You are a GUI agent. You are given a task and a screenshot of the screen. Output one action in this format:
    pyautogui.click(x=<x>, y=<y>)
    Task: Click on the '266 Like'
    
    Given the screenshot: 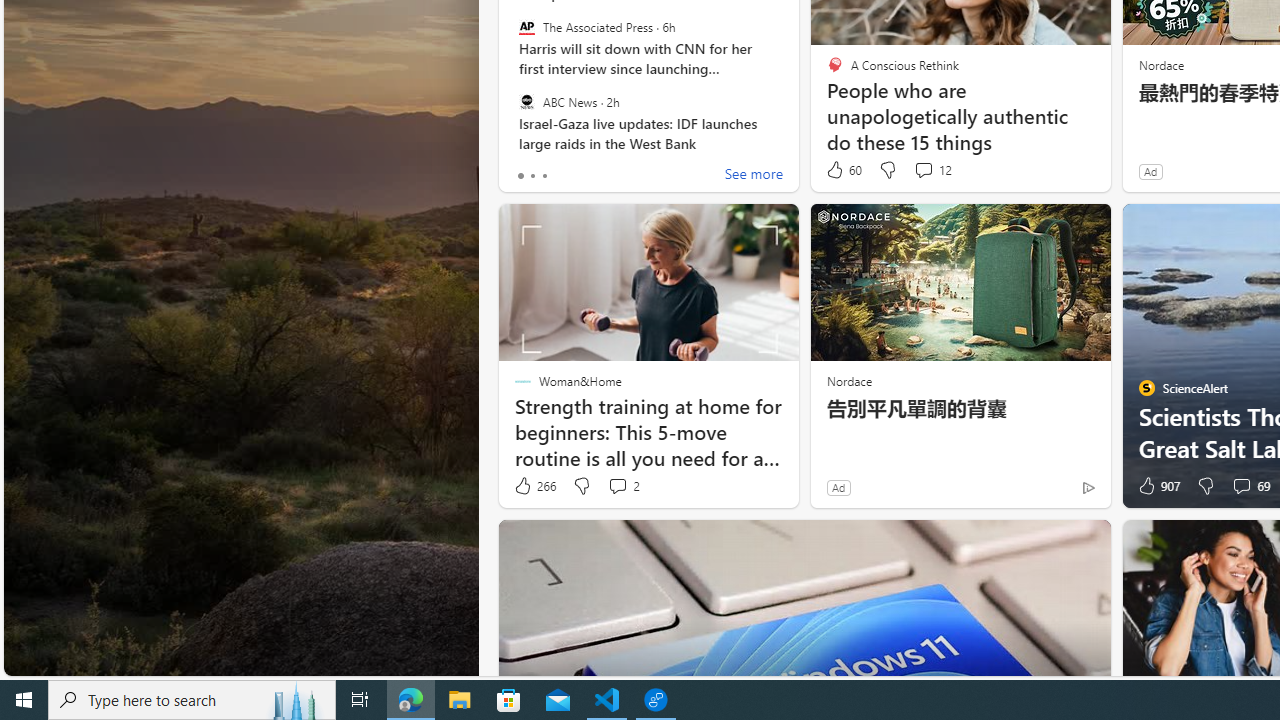 What is the action you would take?
    pyautogui.click(x=534, y=486)
    